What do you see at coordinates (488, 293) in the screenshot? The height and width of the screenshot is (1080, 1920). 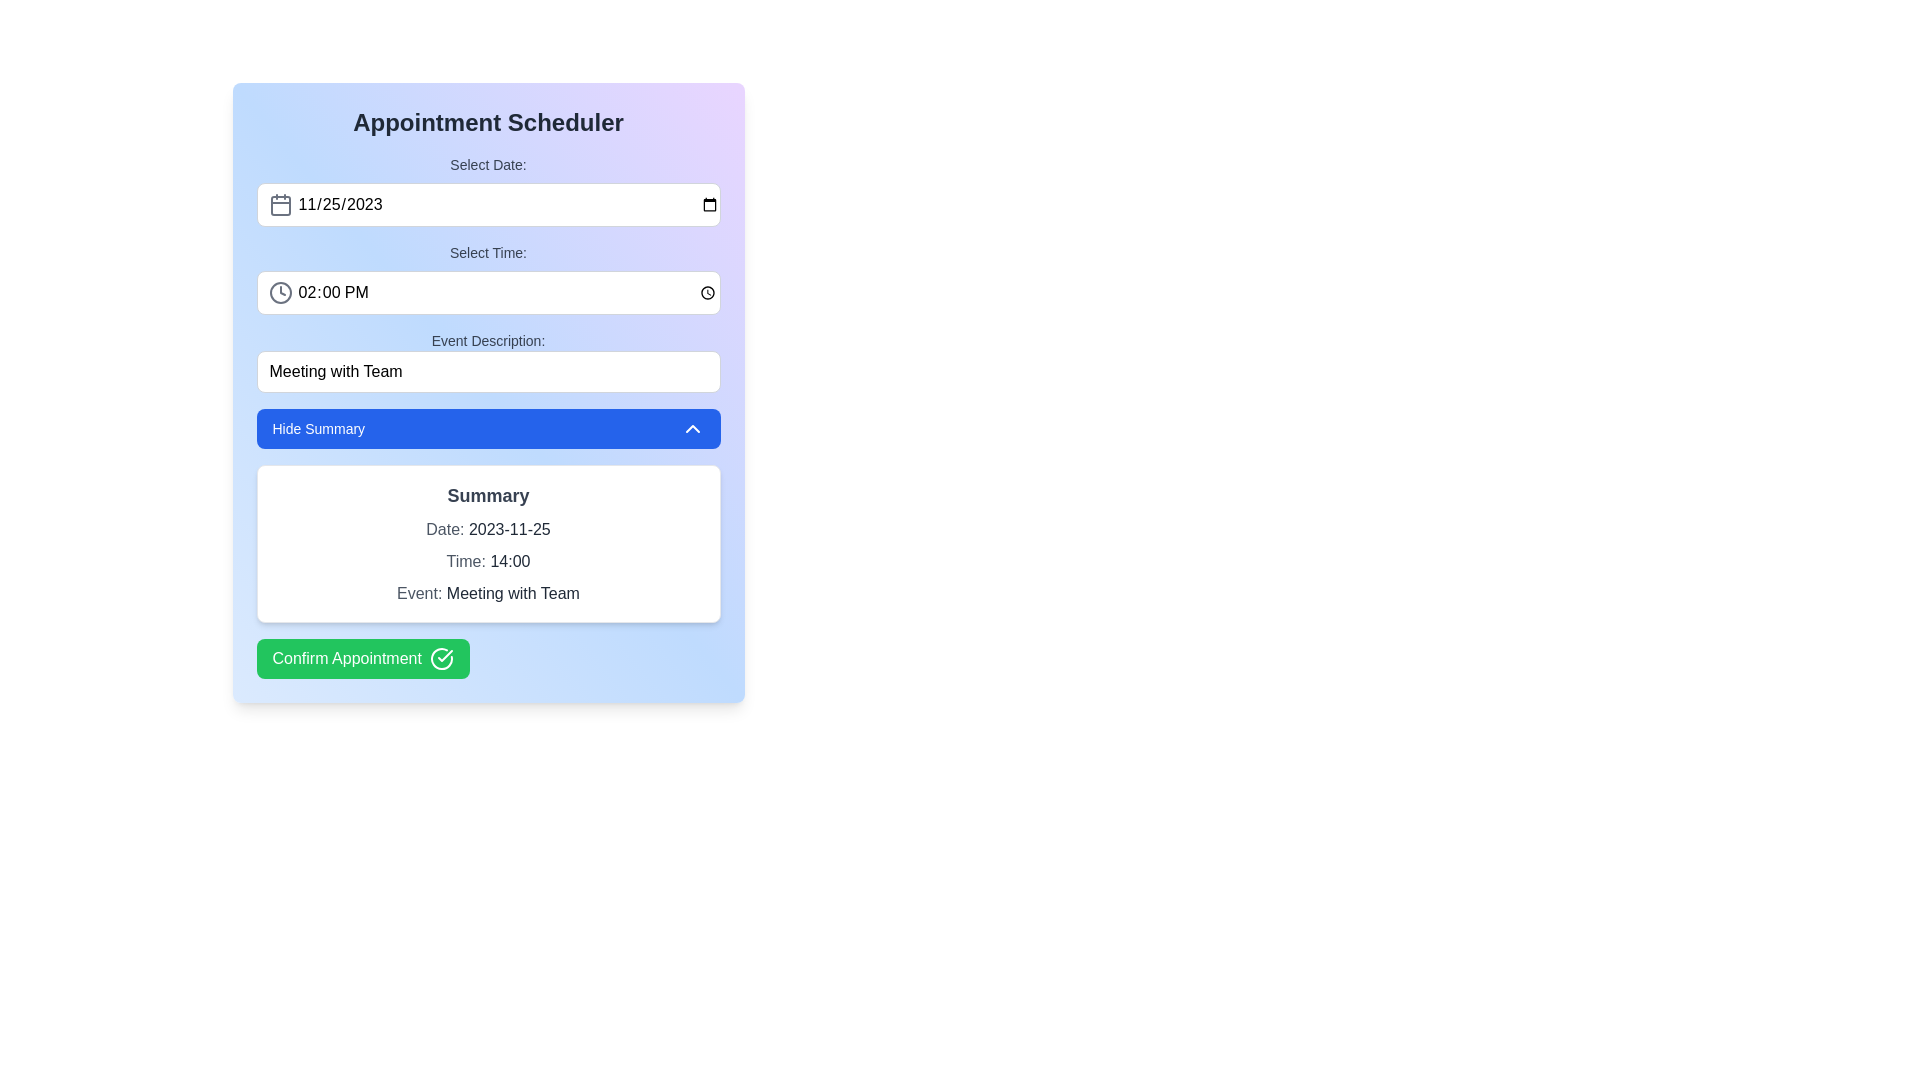 I see `the Time input field by tabbing to it` at bounding box center [488, 293].